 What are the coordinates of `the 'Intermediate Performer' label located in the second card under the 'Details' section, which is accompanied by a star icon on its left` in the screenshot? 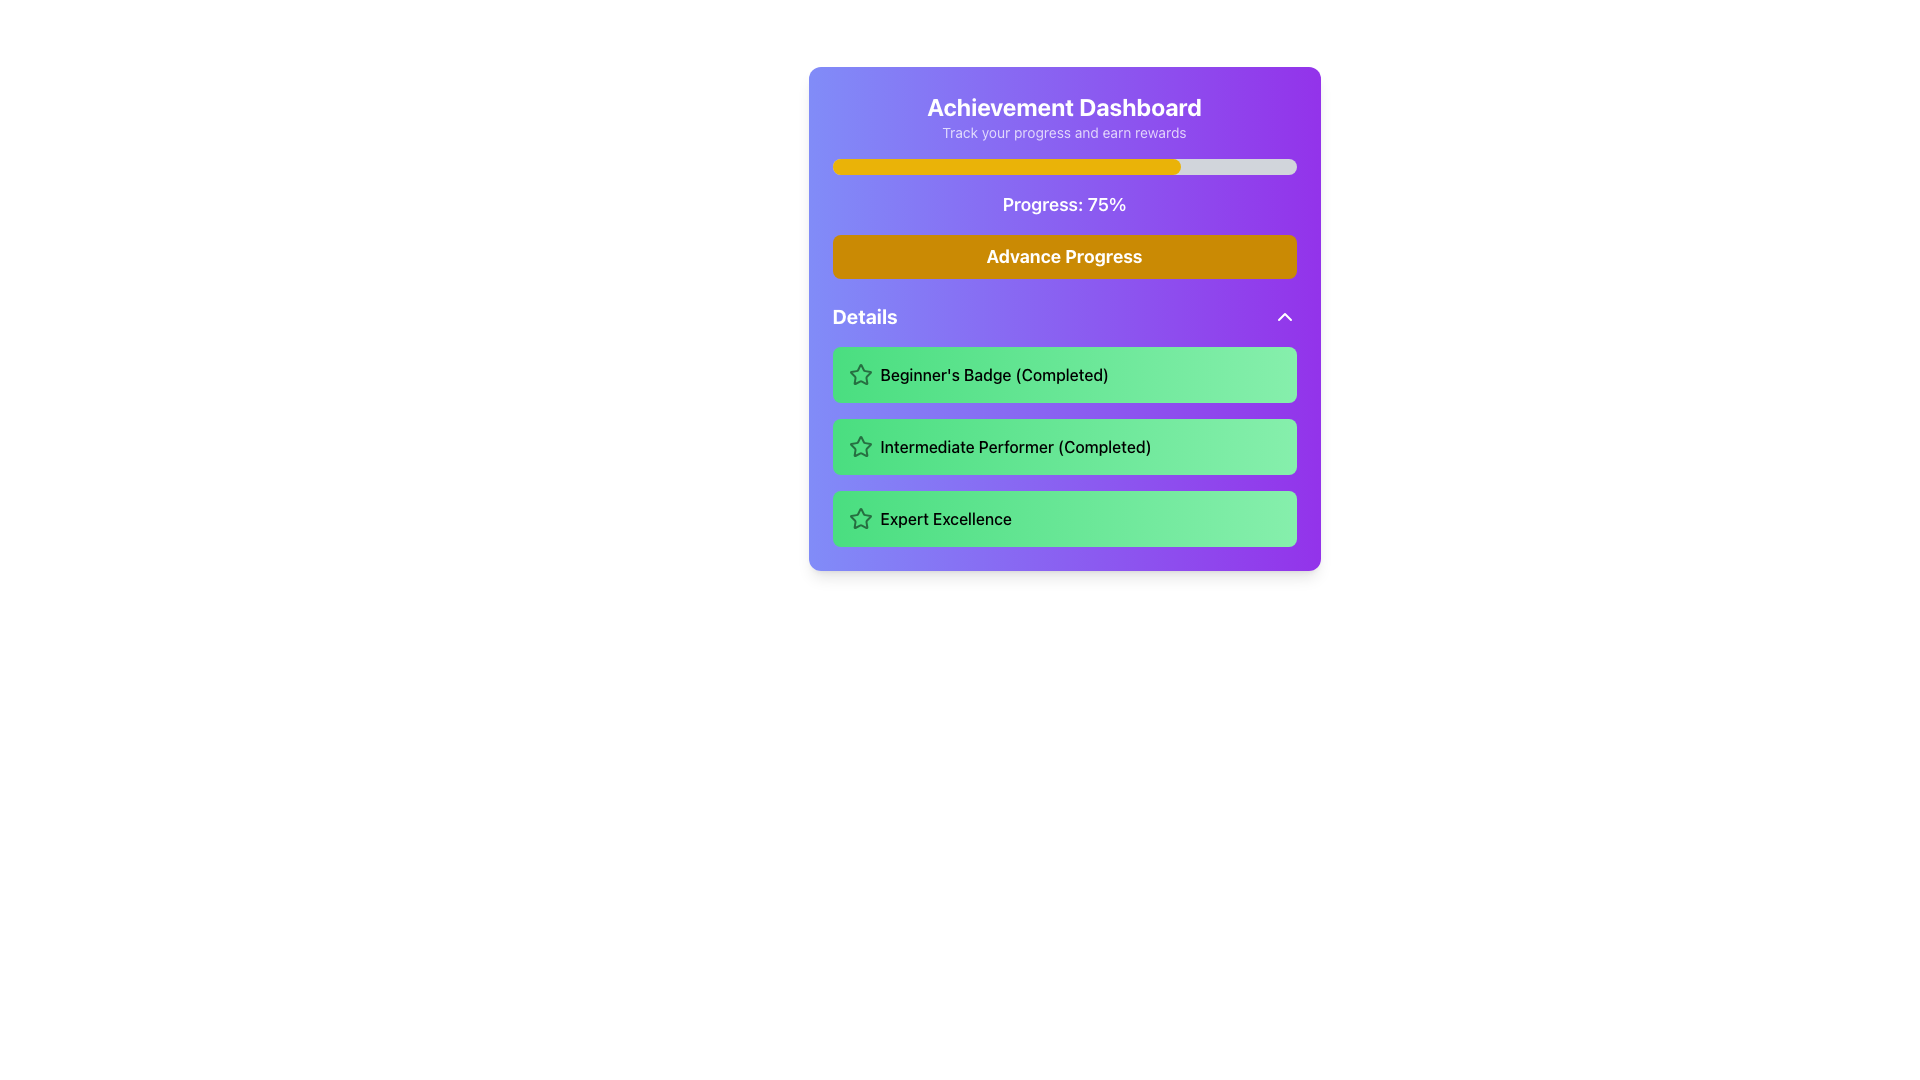 It's located at (1016, 446).